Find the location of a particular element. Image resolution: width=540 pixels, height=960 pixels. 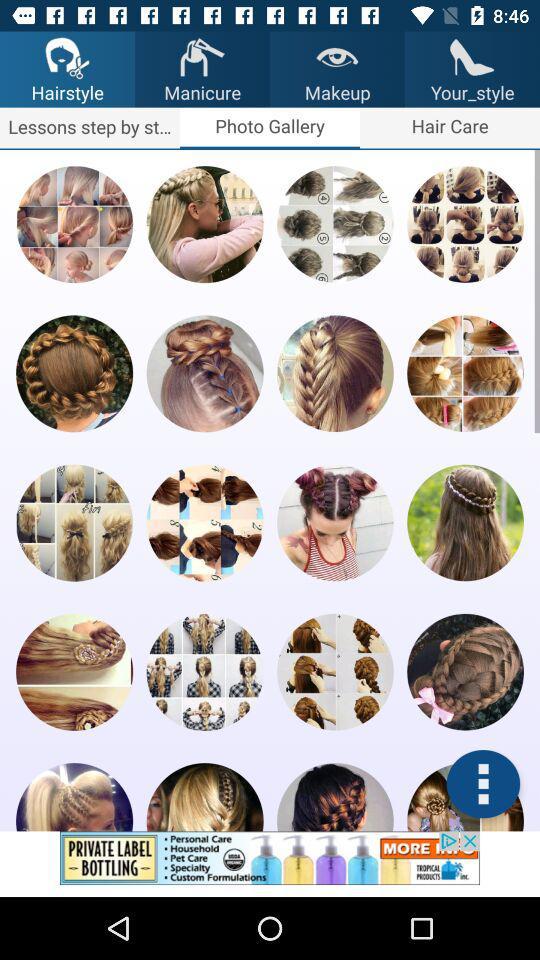

this picture is located at coordinates (465, 672).